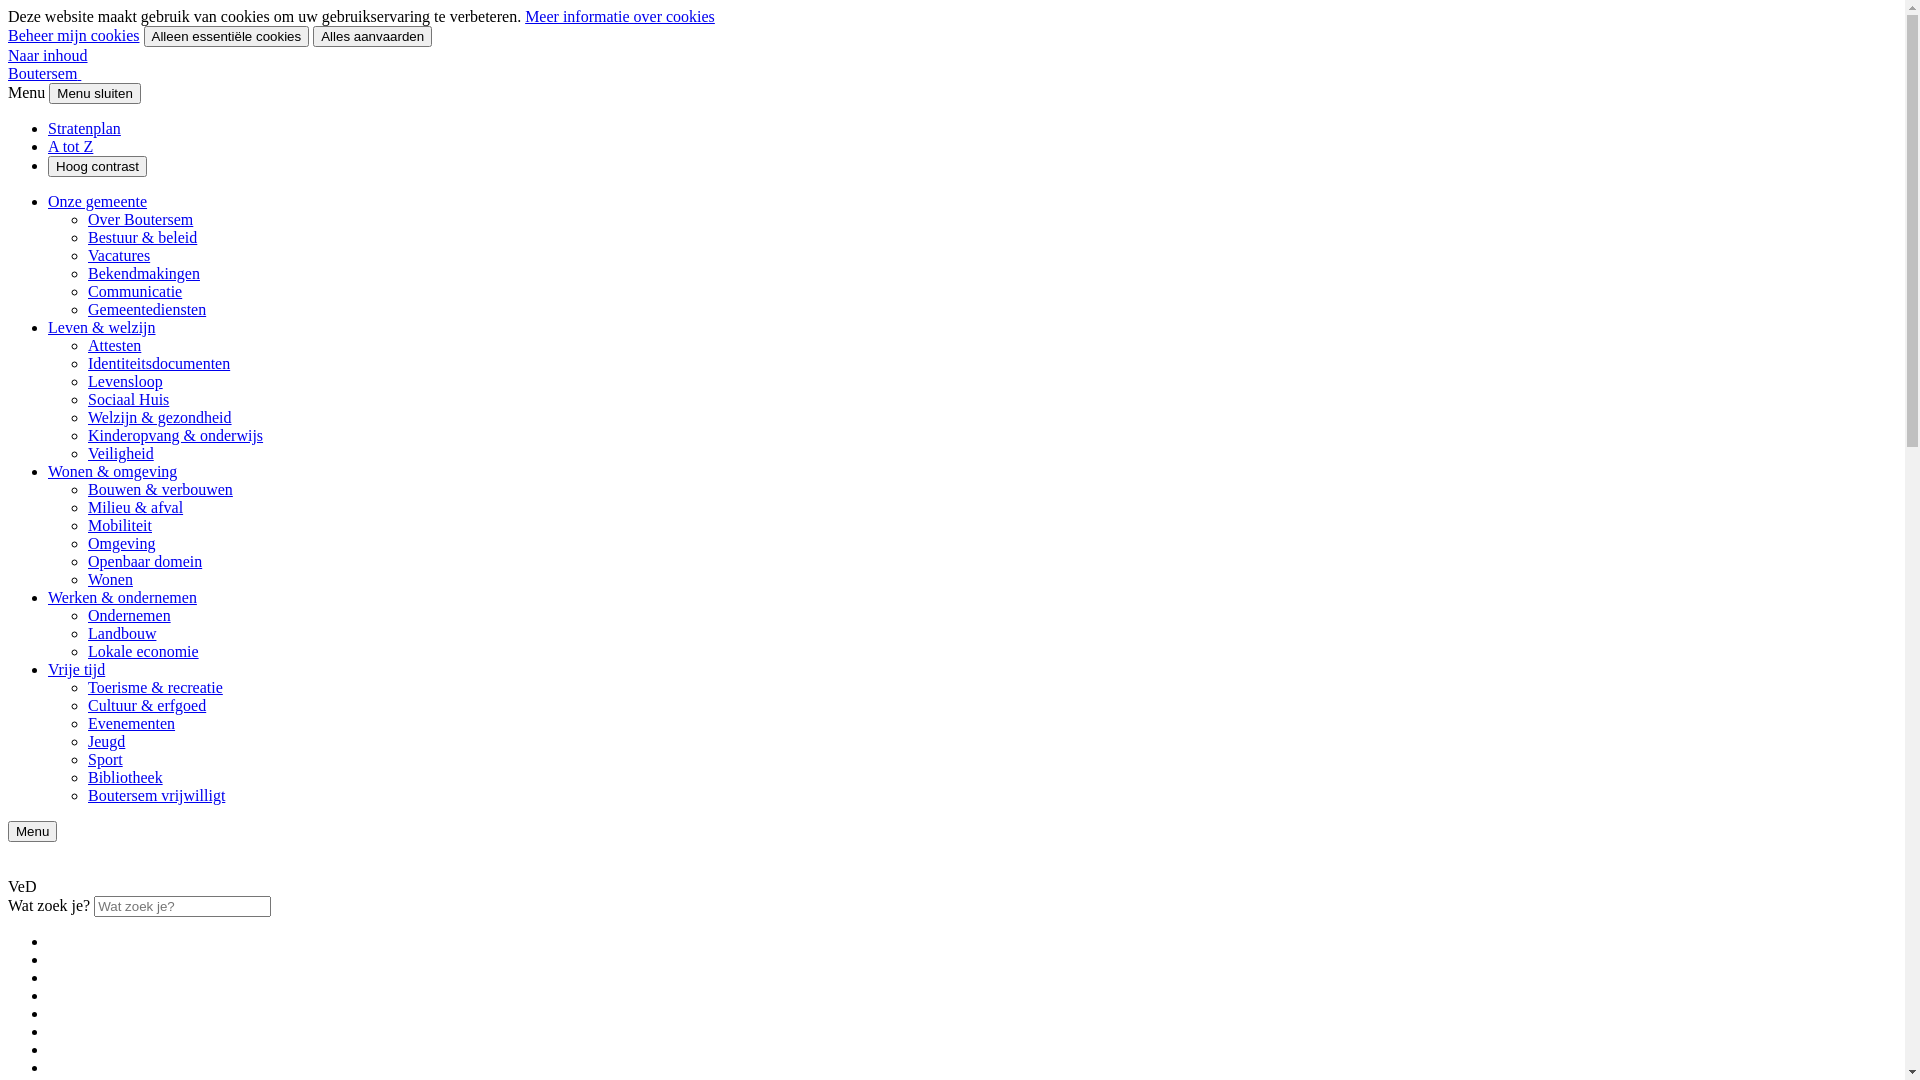 The image size is (1920, 1080). Describe the element at coordinates (104, 759) in the screenshot. I see `'Sport'` at that location.